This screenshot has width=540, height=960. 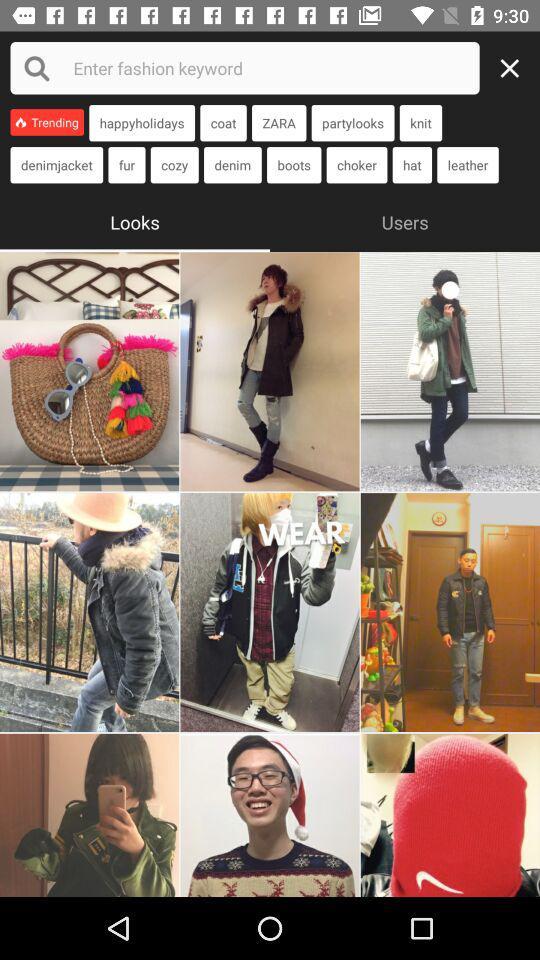 What do you see at coordinates (270, 611) in the screenshot?
I see `this photo` at bounding box center [270, 611].